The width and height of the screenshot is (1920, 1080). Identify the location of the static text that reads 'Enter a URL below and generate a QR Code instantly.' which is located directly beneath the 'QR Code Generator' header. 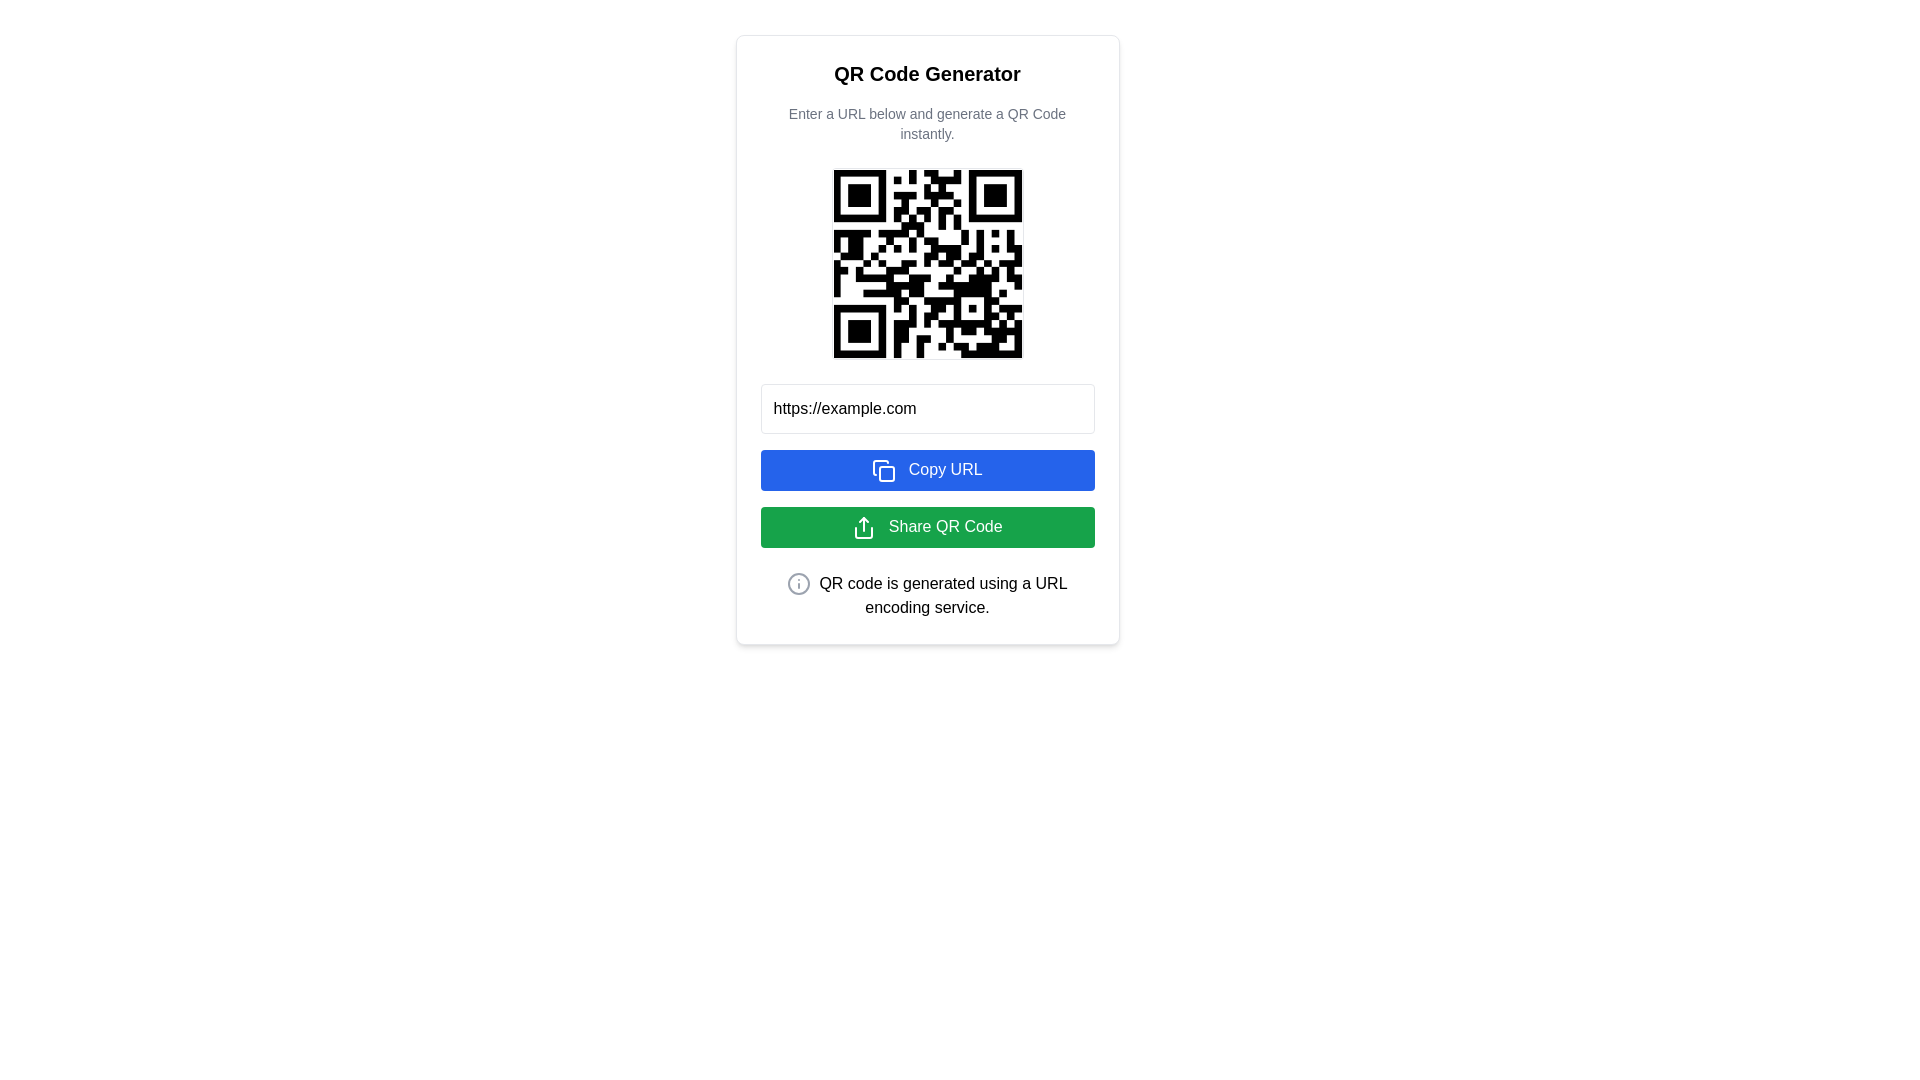
(926, 123).